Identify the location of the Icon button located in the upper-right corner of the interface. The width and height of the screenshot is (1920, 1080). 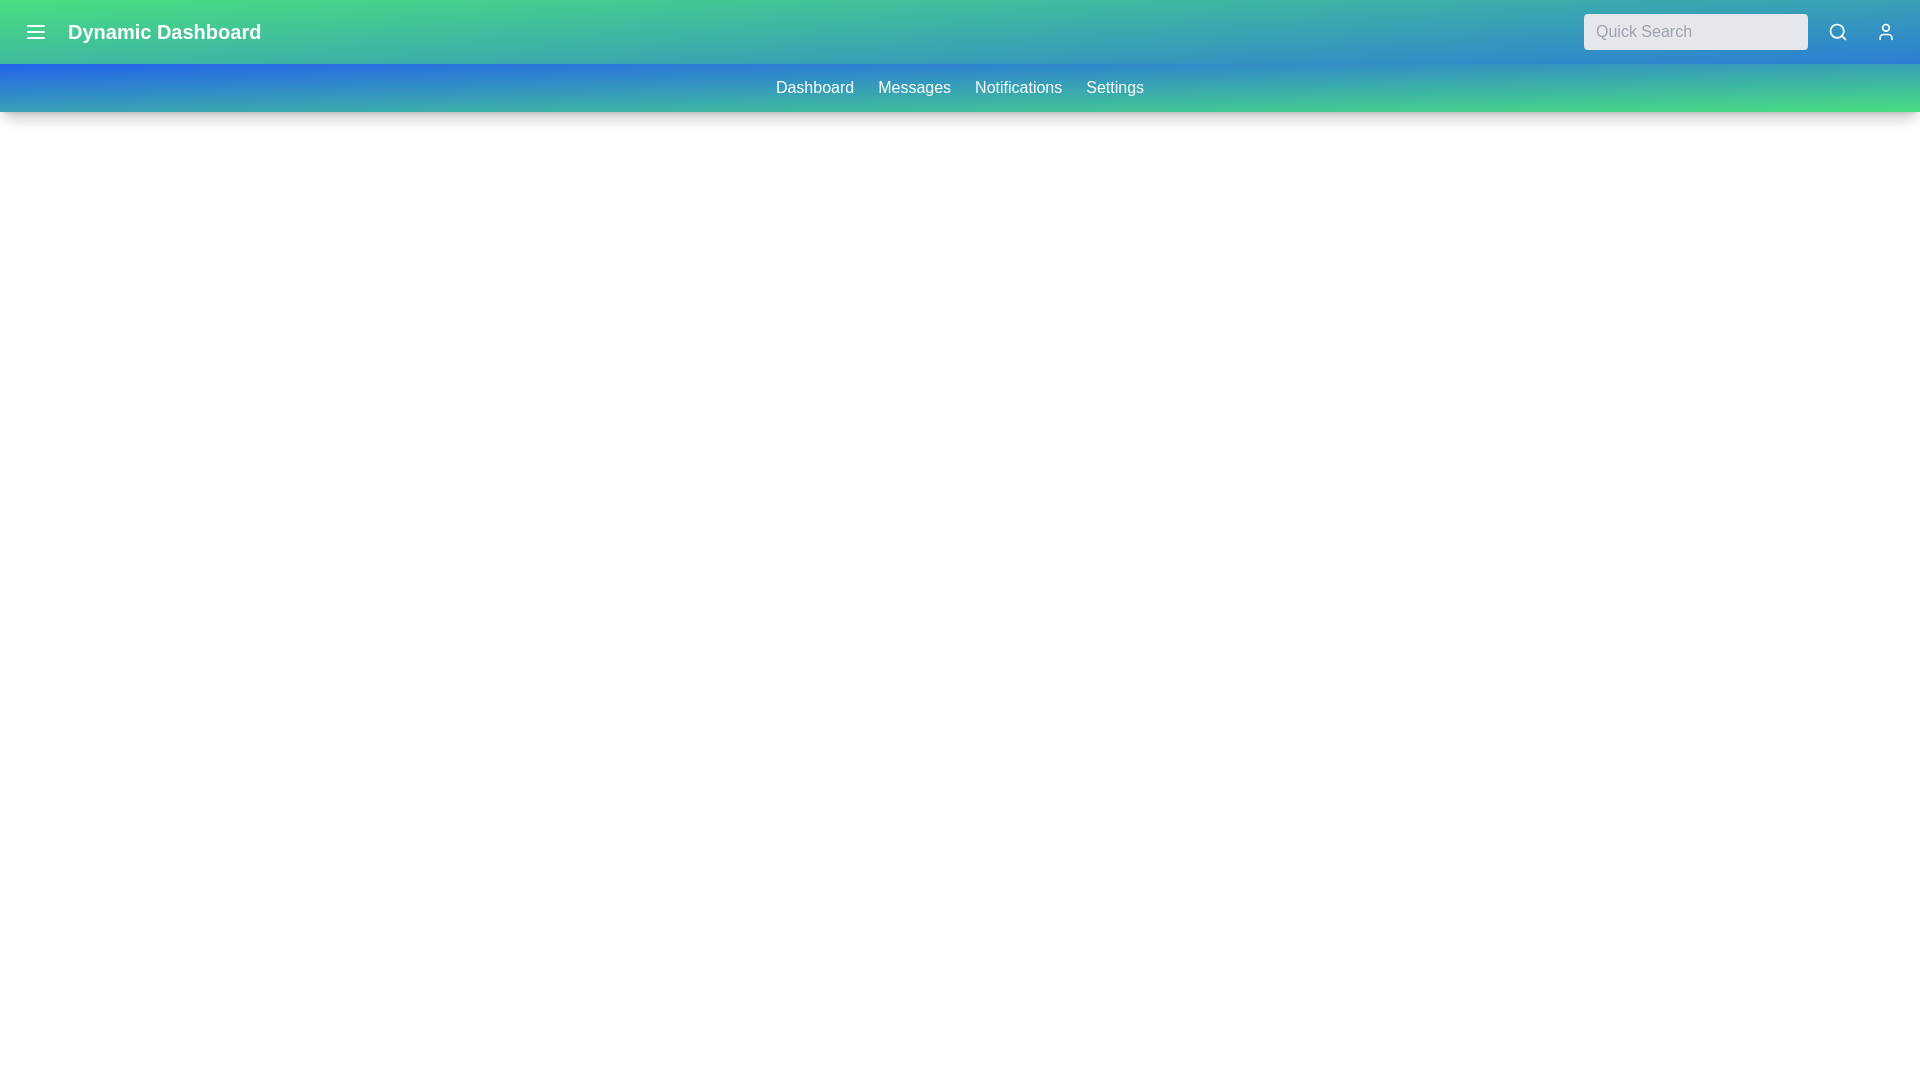
(1885, 31).